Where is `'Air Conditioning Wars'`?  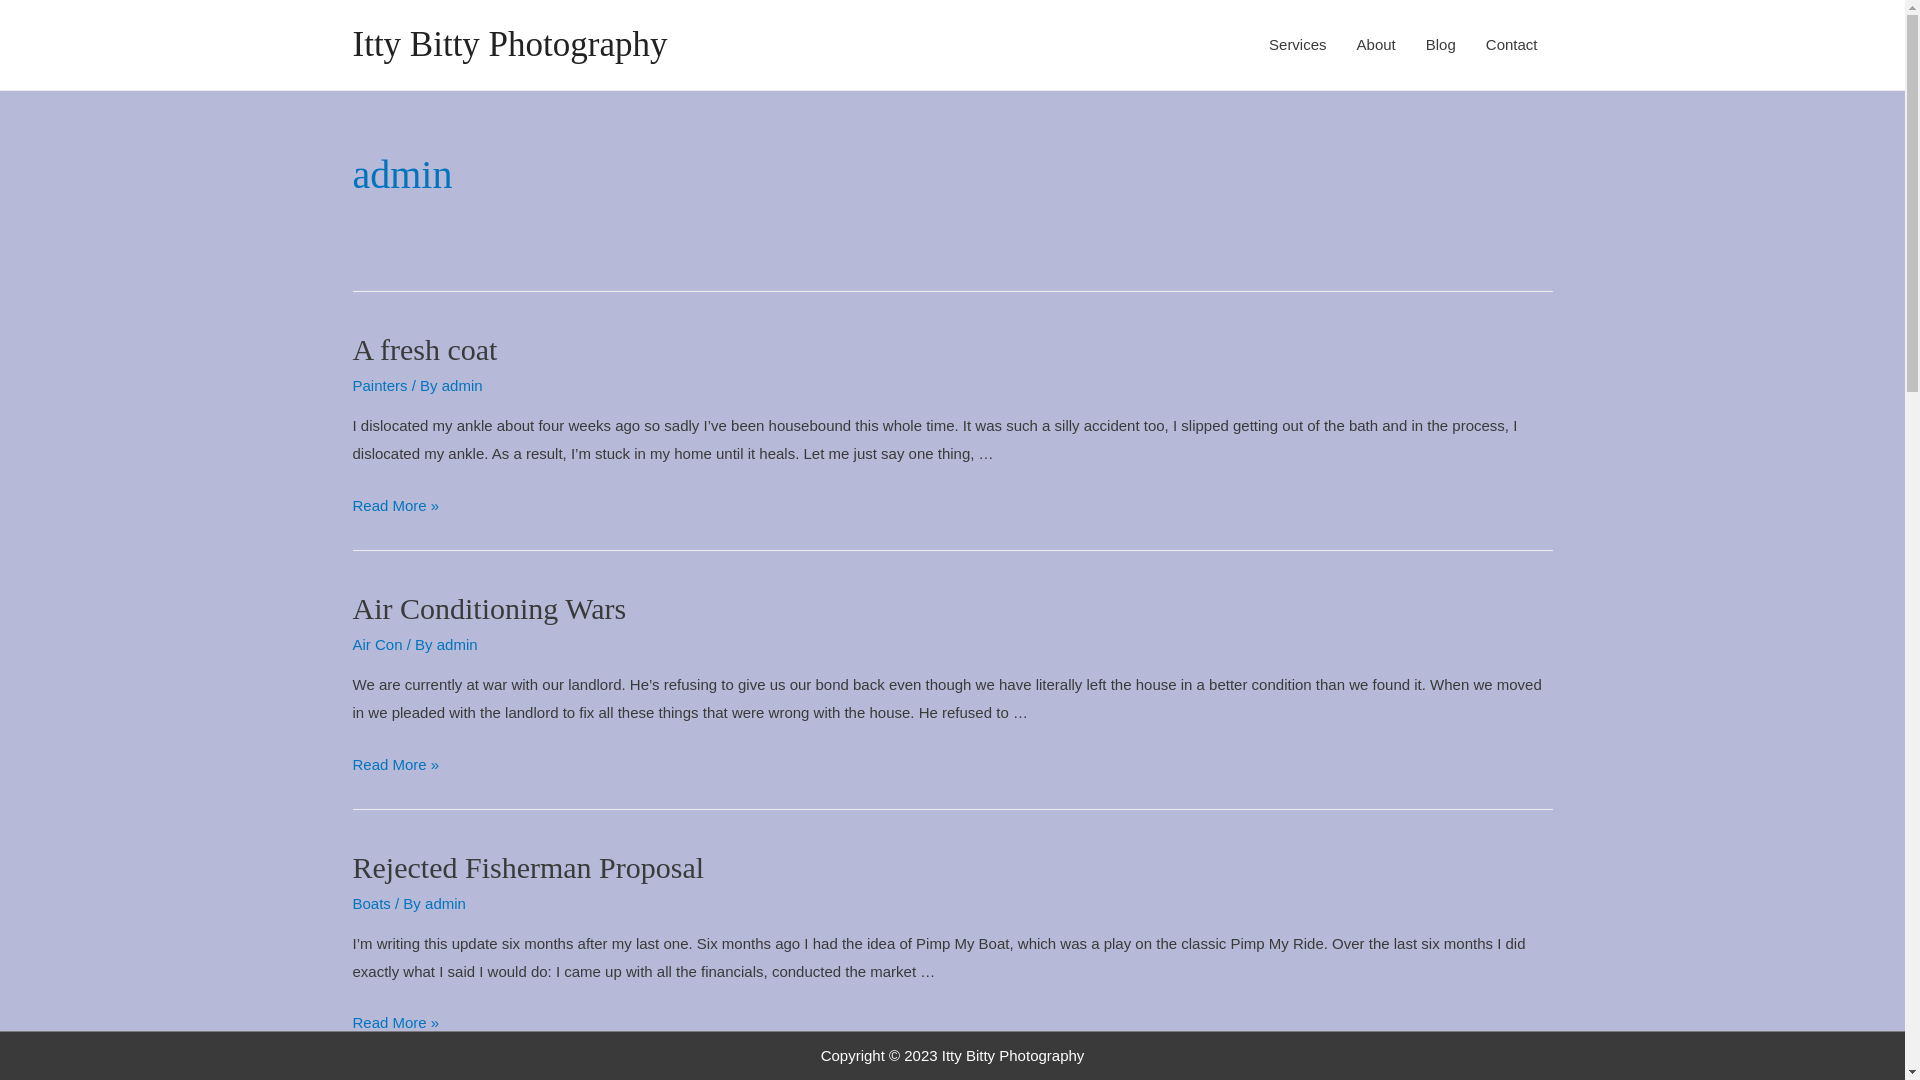
'Air Conditioning Wars' is located at coordinates (489, 607).